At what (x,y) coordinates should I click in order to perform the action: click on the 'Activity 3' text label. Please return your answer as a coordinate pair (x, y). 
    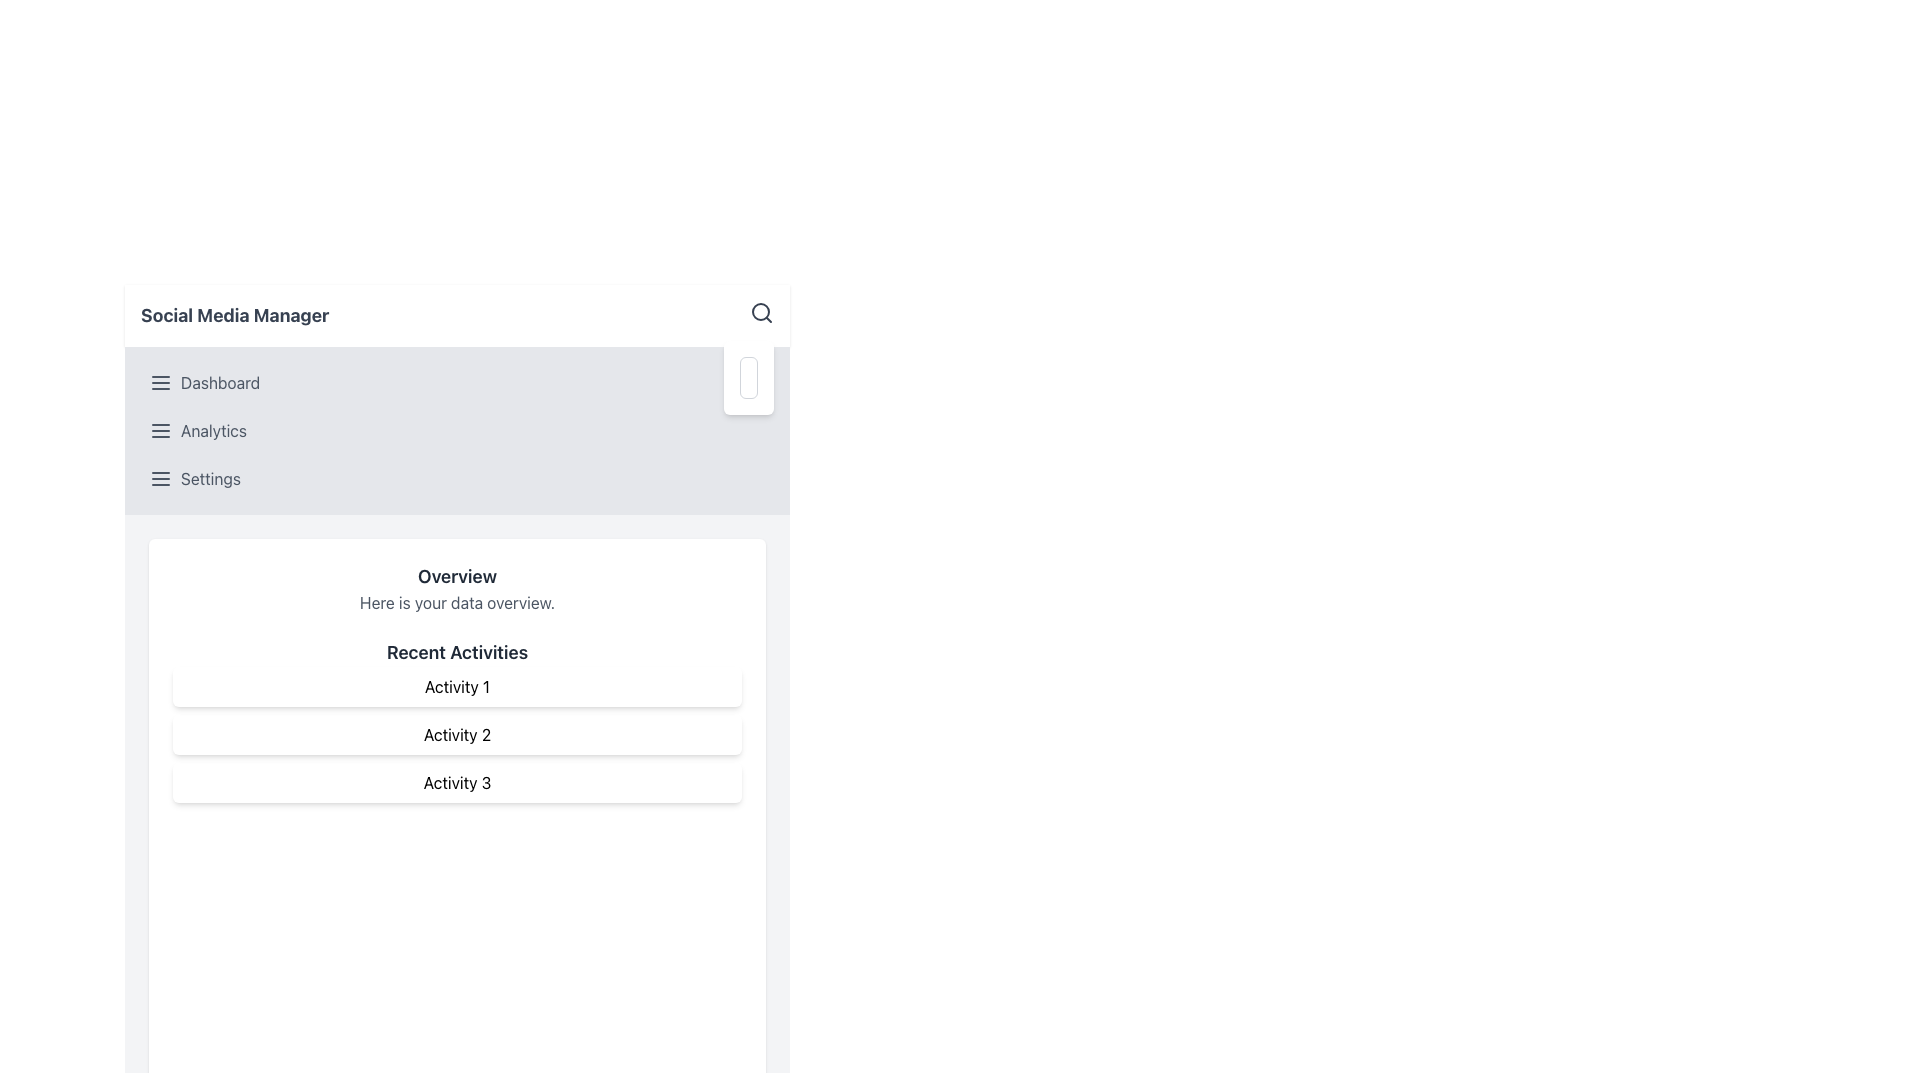
    Looking at the image, I should click on (456, 782).